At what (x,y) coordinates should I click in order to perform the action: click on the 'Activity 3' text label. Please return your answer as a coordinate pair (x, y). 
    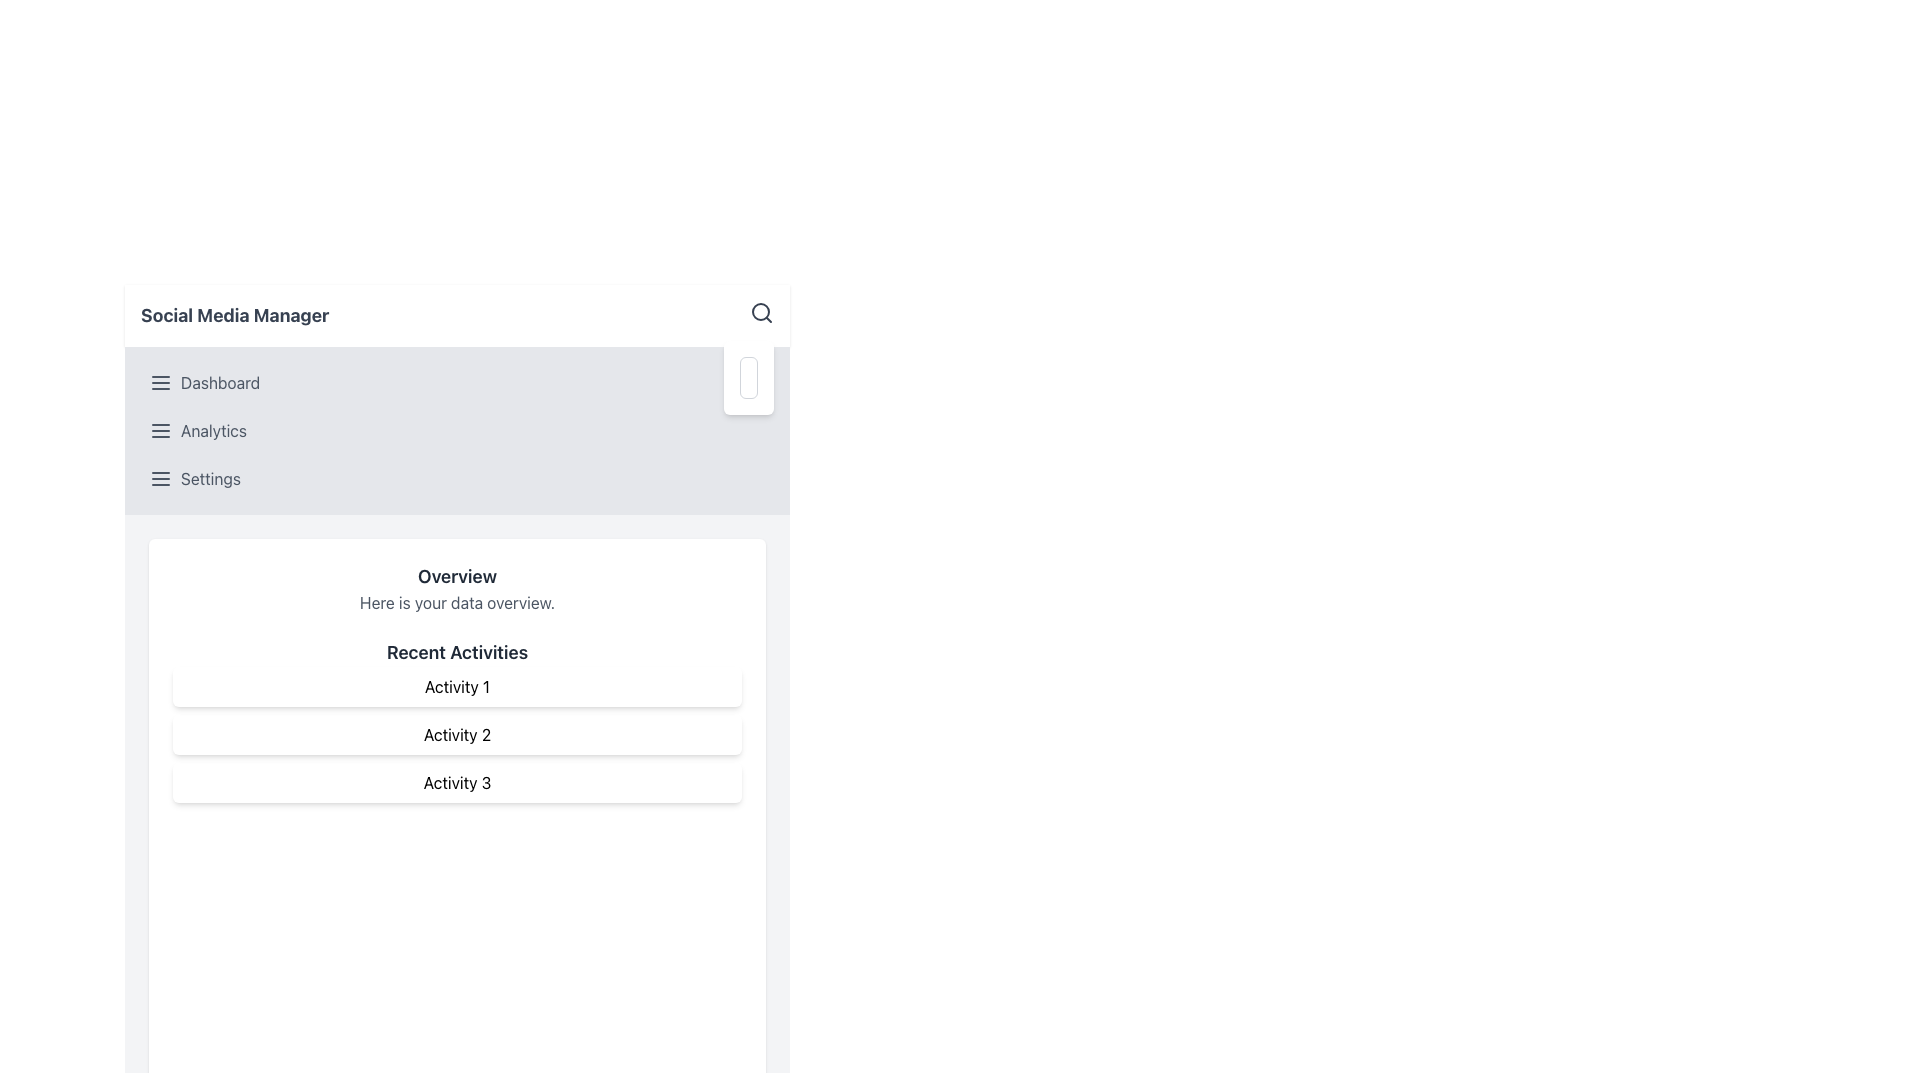
    Looking at the image, I should click on (456, 782).